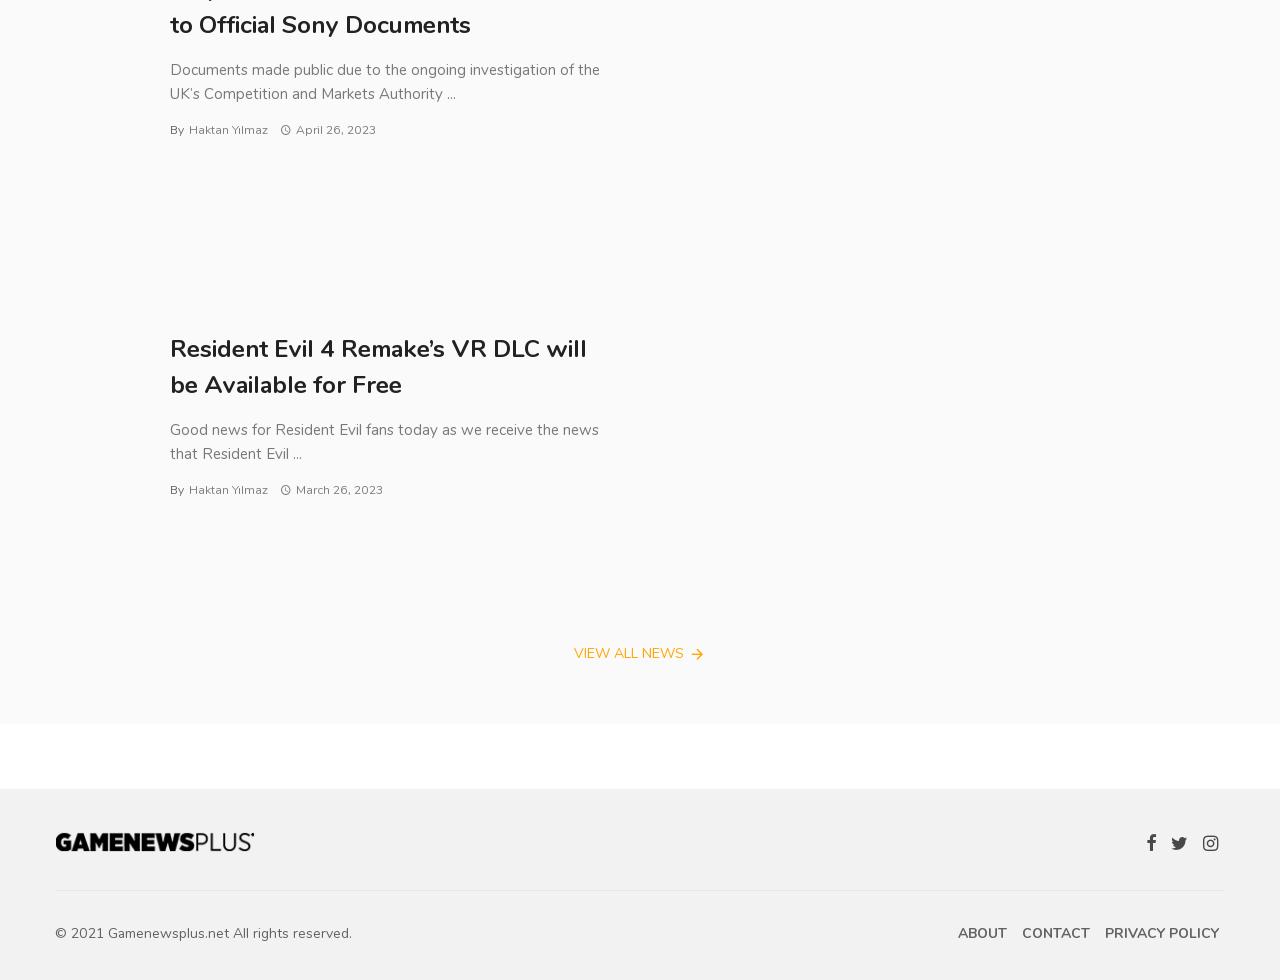 This screenshot has width=1280, height=980. What do you see at coordinates (169, 366) in the screenshot?
I see `'Resident Evil 4 Remake’s VR DLC will be Available for Free'` at bounding box center [169, 366].